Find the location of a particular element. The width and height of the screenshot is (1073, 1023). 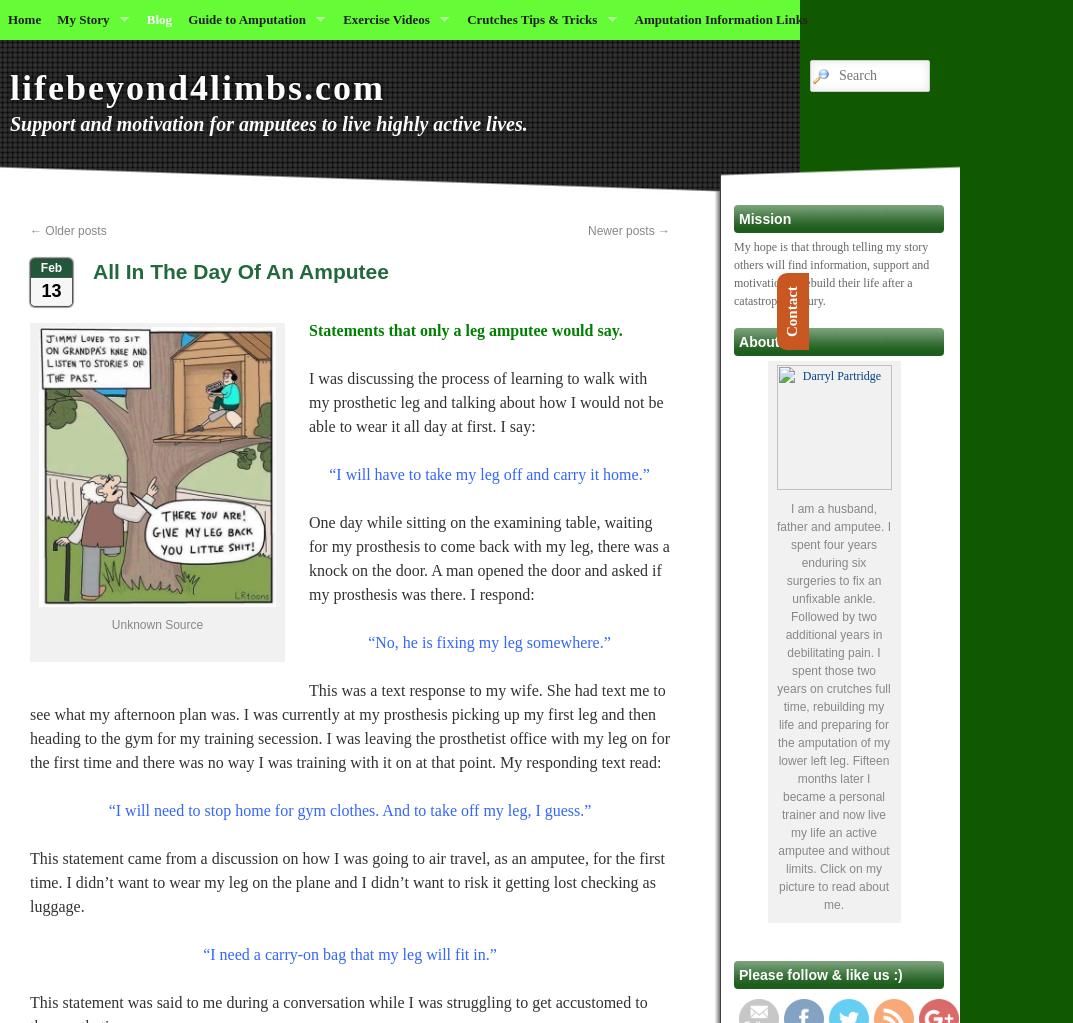

'Older posts' is located at coordinates (74, 229).